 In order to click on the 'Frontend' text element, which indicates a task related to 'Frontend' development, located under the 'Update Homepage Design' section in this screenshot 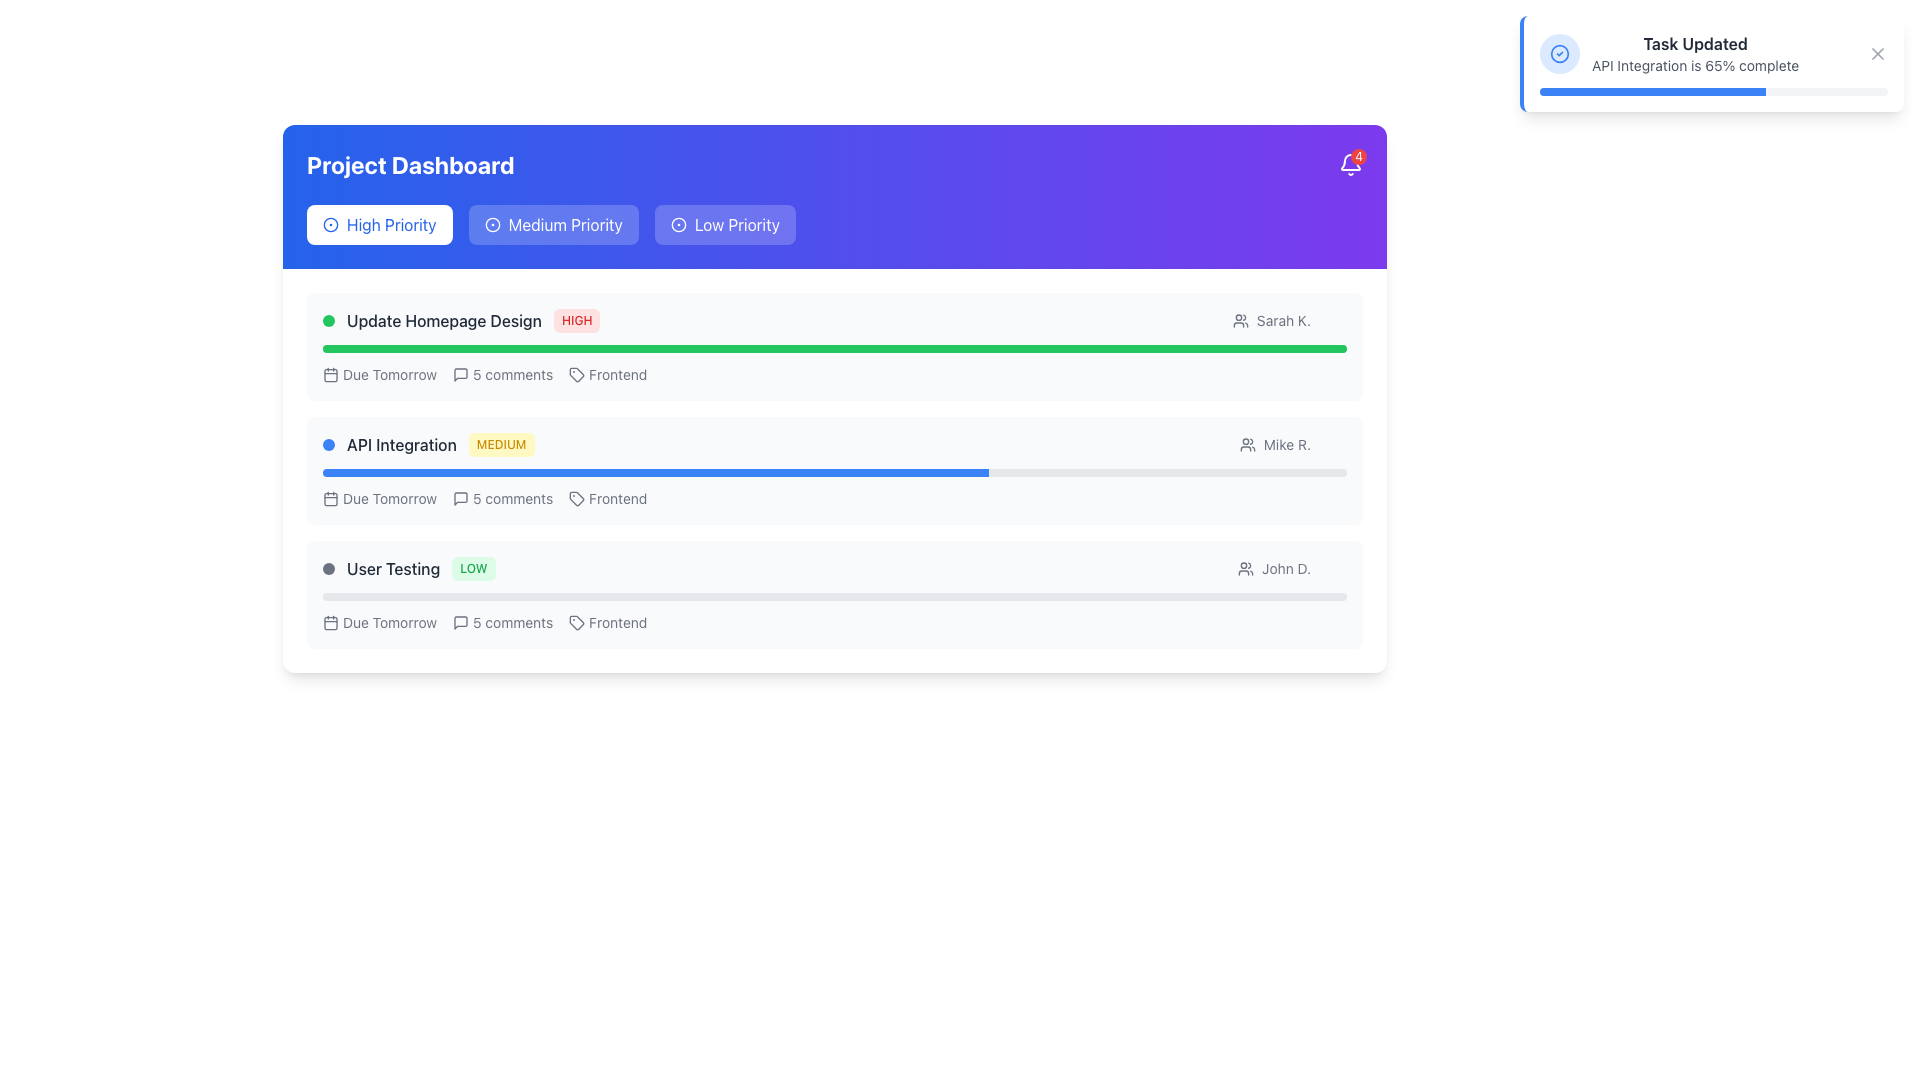, I will do `click(617, 374)`.